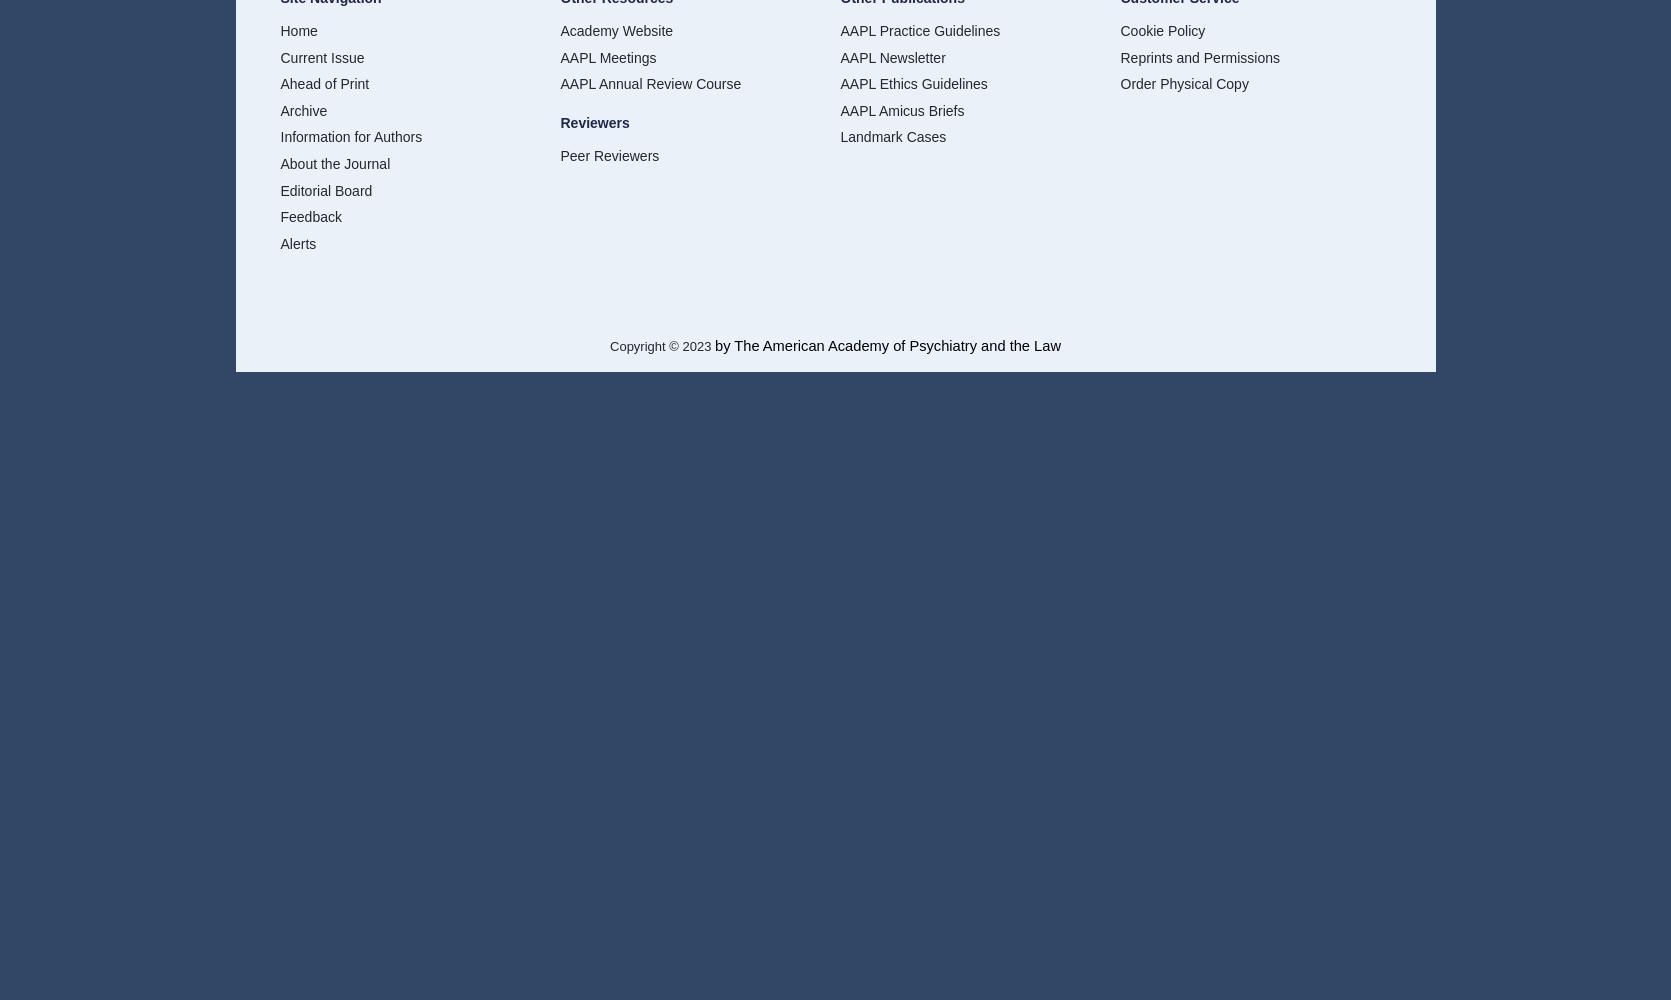 Image resolution: width=1671 pixels, height=1000 pixels. What do you see at coordinates (661, 345) in the screenshot?
I see `'Copyright © 2023'` at bounding box center [661, 345].